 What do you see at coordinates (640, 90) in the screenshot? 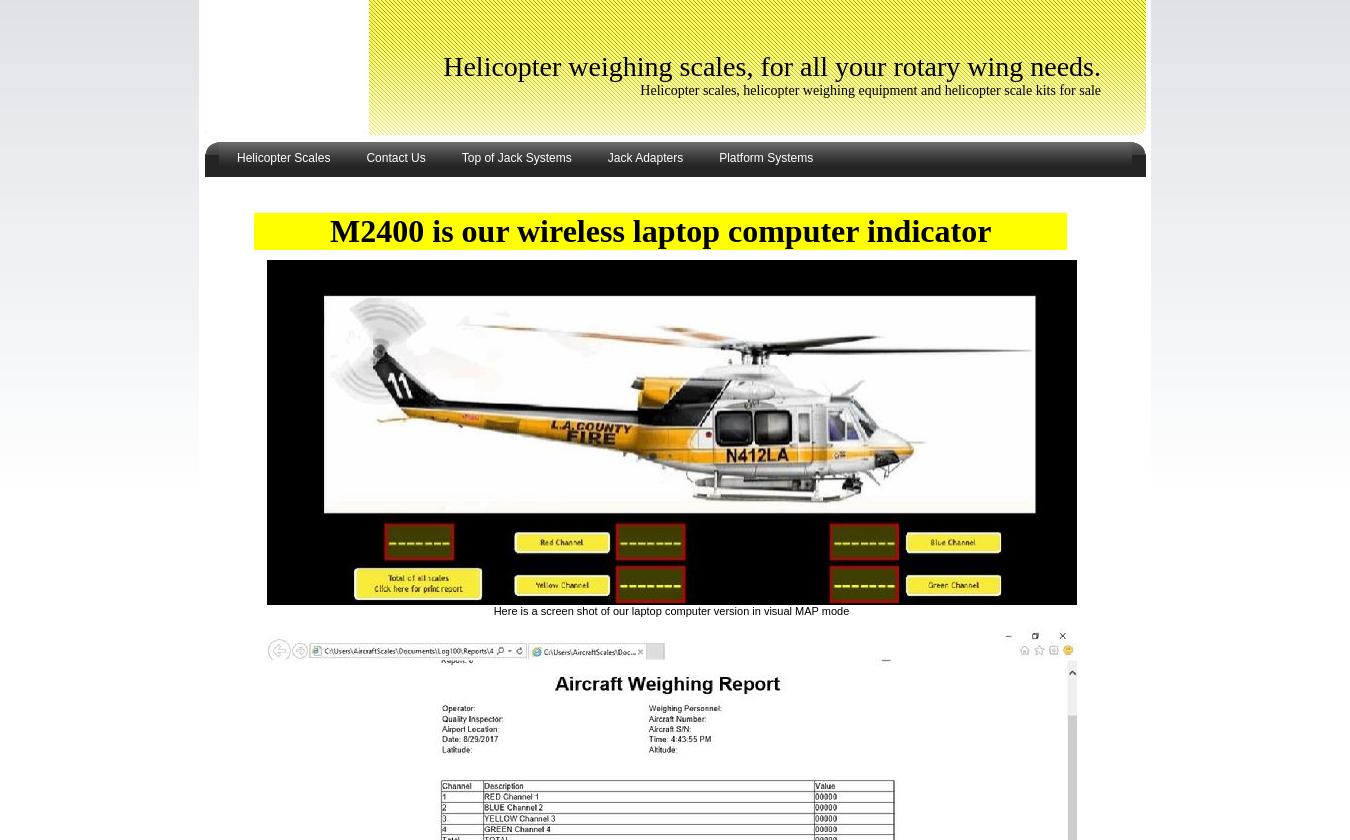
I see `'Helicopter scales, helicopter weighing equipment and helicopter scale kits for sale'` at bounding box center [640, 90].